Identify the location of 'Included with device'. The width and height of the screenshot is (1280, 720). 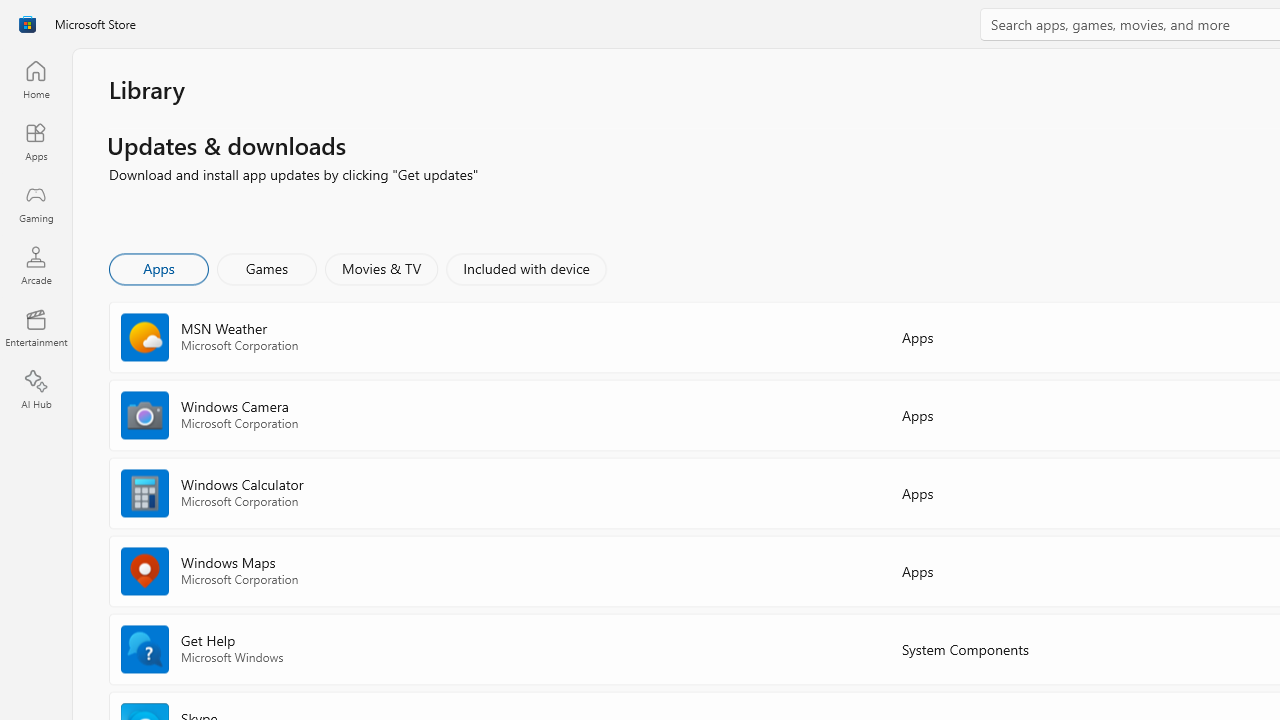
(525, 267).